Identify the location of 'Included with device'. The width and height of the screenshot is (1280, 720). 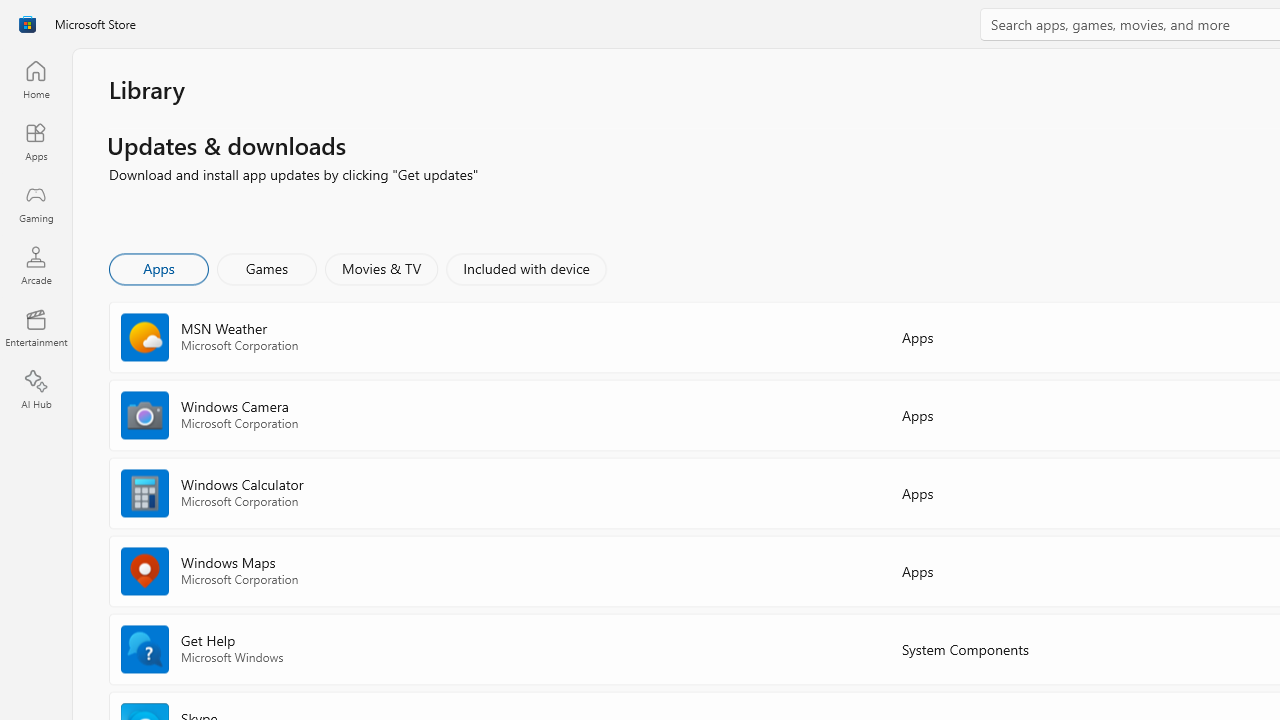
(525, 267).